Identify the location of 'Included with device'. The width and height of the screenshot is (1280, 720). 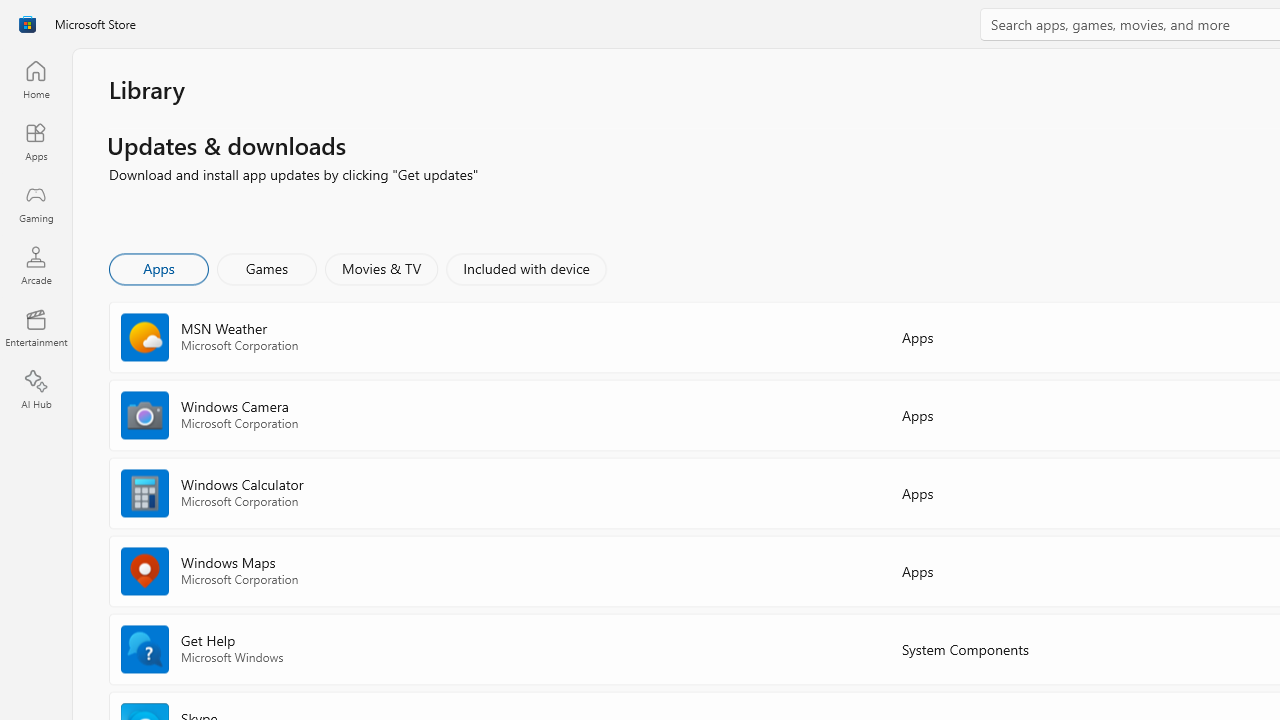
(525, 267).